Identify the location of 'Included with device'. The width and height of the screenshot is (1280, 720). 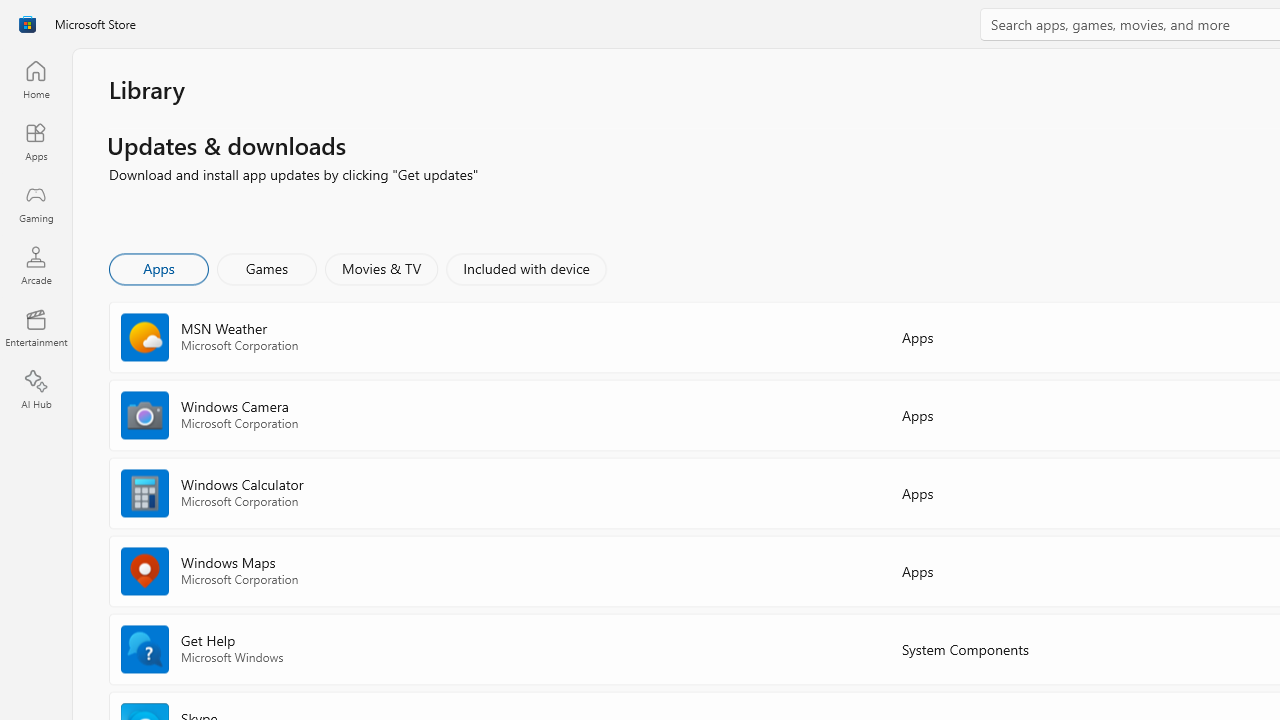
(525, 267).